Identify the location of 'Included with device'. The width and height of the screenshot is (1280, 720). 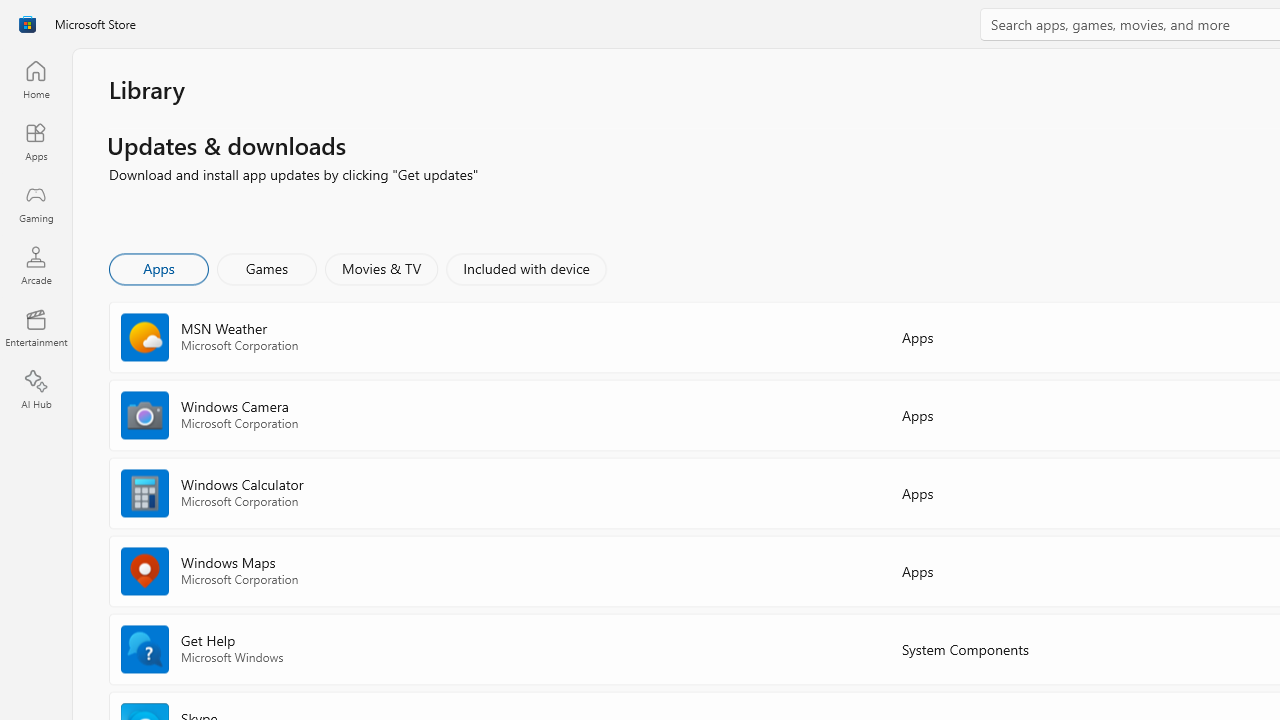
(525, 267).